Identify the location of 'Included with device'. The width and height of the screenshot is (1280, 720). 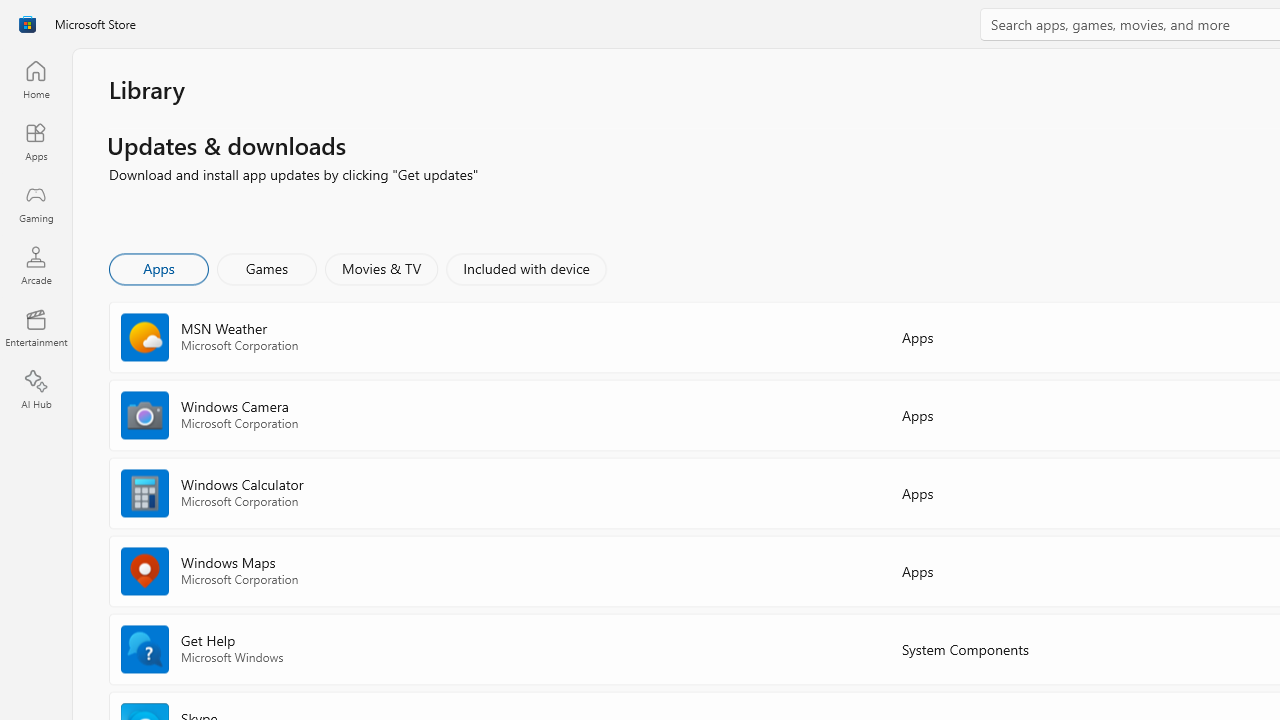
(525, 267).